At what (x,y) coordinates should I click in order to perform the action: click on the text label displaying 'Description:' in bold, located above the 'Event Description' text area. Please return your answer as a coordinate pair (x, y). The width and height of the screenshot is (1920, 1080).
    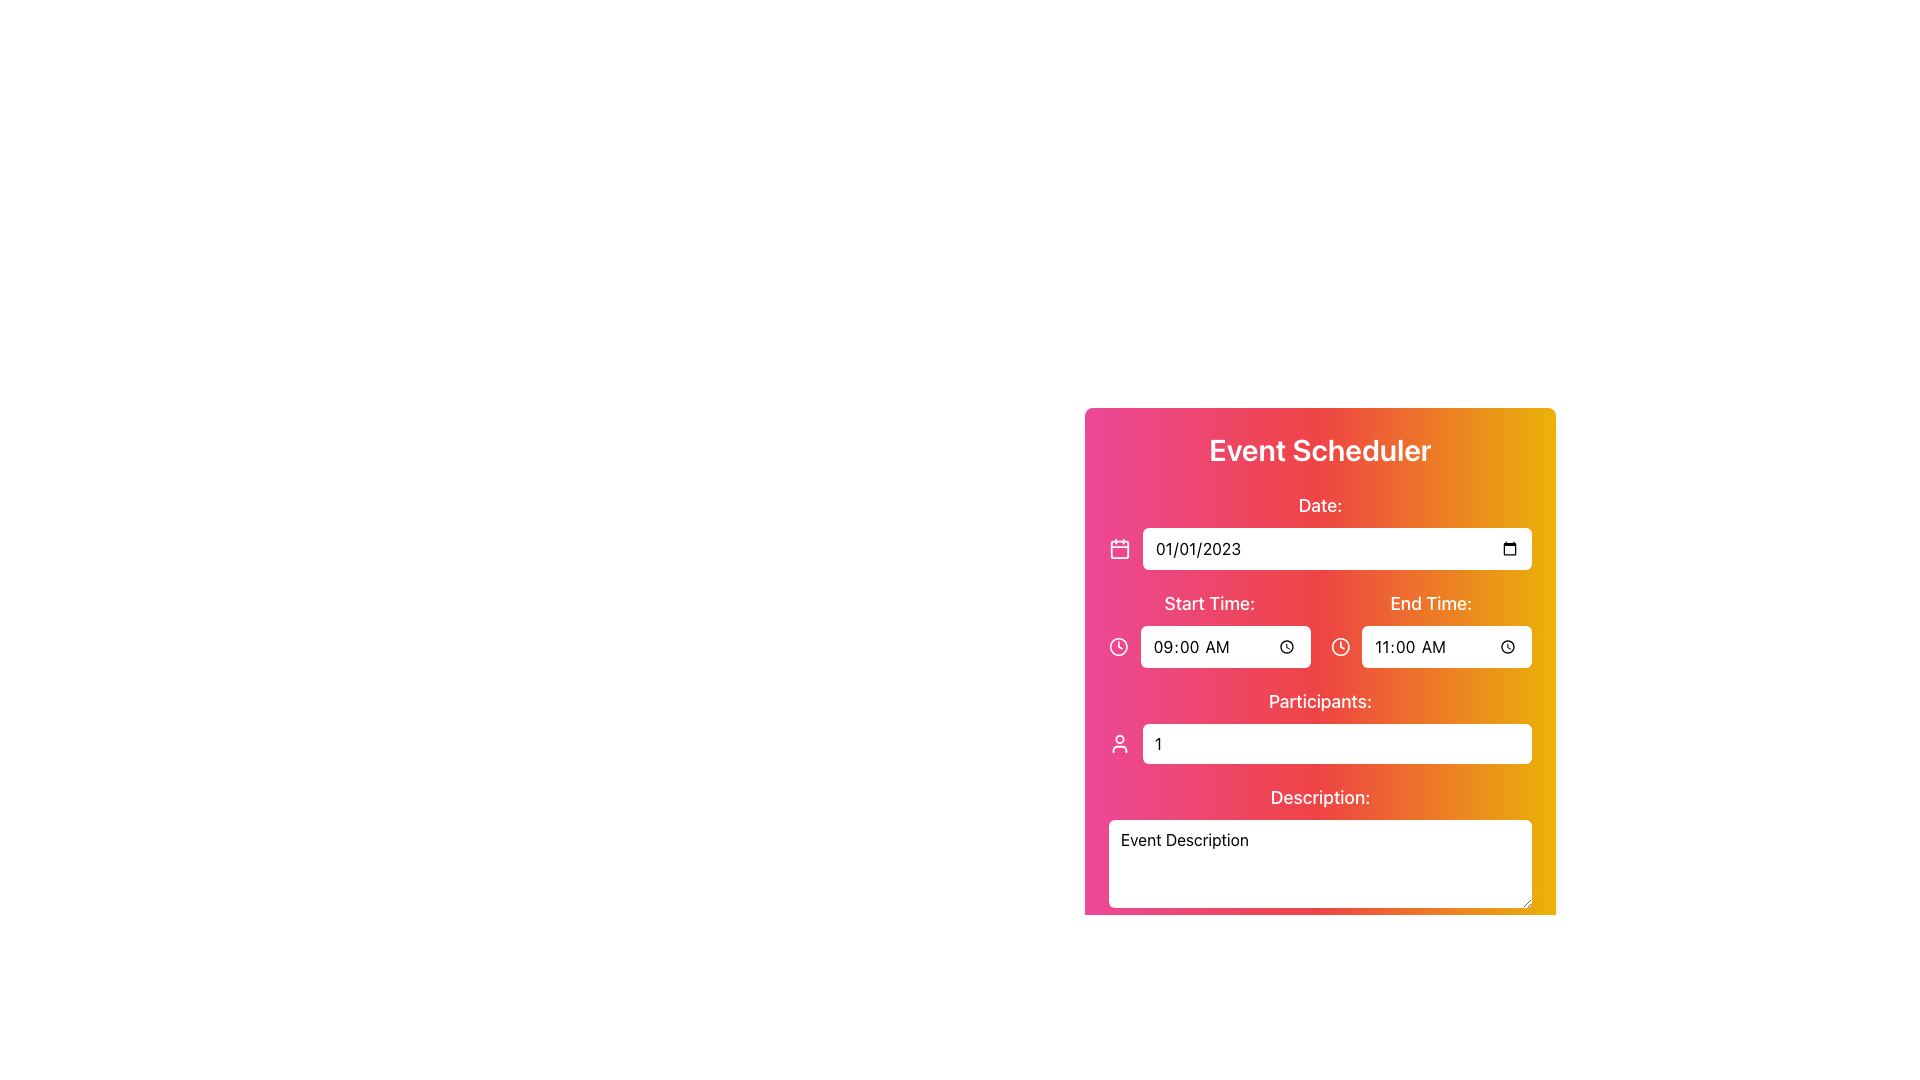
    Looking at the image, I should click on (1320, 797).